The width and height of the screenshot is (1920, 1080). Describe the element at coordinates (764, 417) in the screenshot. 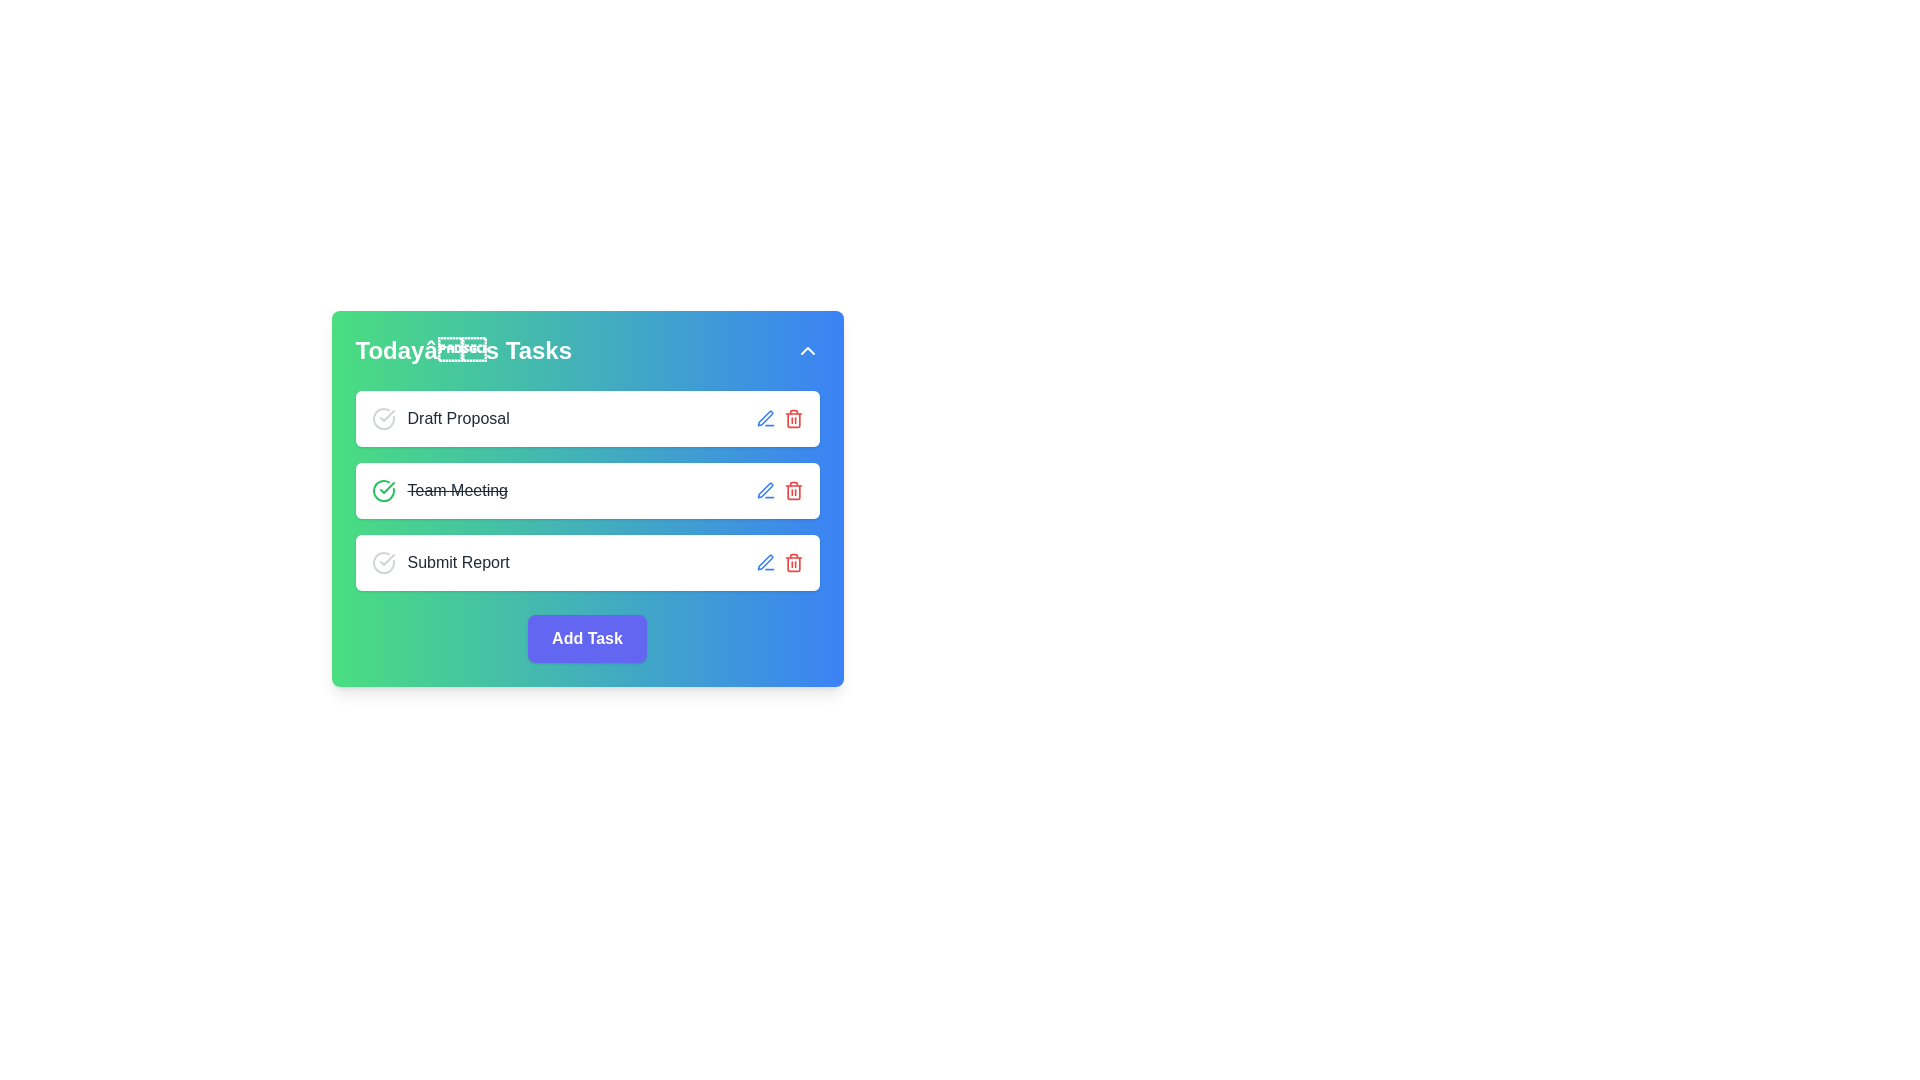

I see `the edit icon located to the right of the 'Team Meeting' task entry` at that location.